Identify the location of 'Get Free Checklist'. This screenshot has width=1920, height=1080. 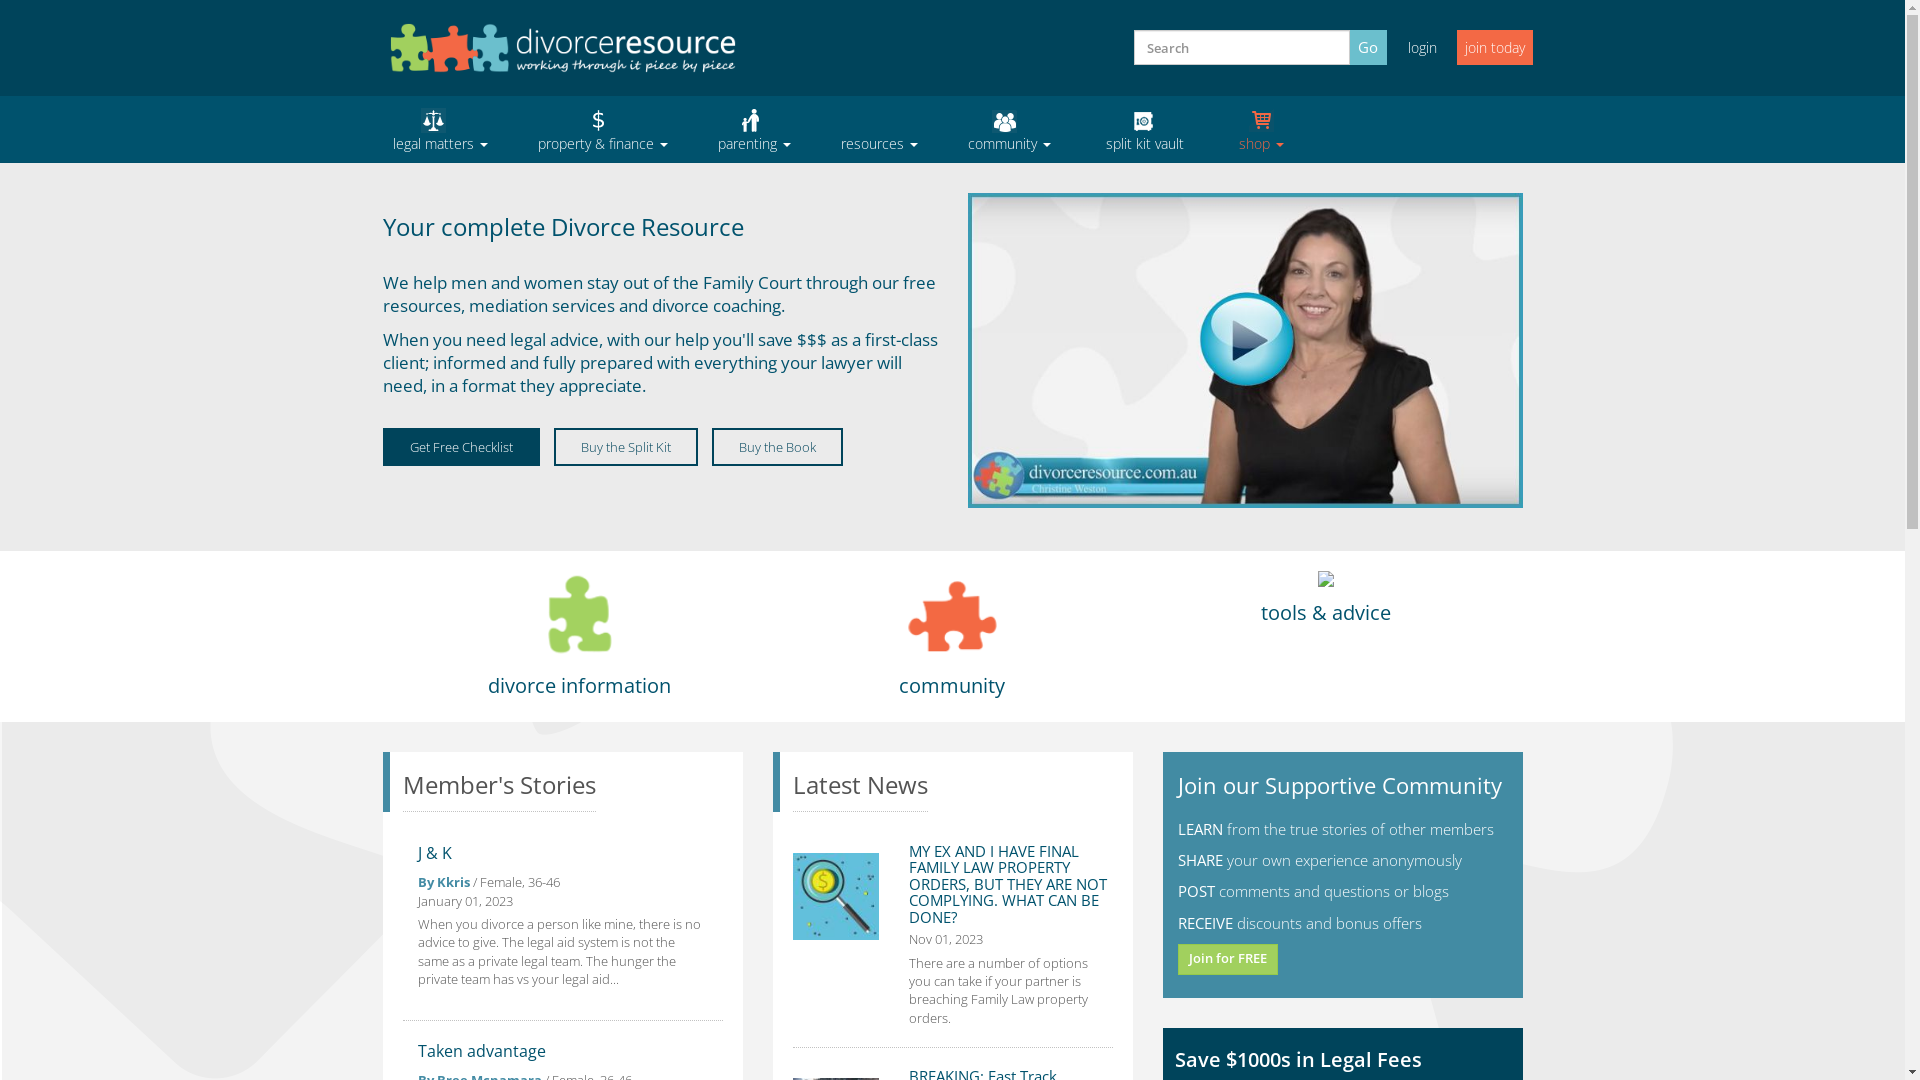
(382, 446).